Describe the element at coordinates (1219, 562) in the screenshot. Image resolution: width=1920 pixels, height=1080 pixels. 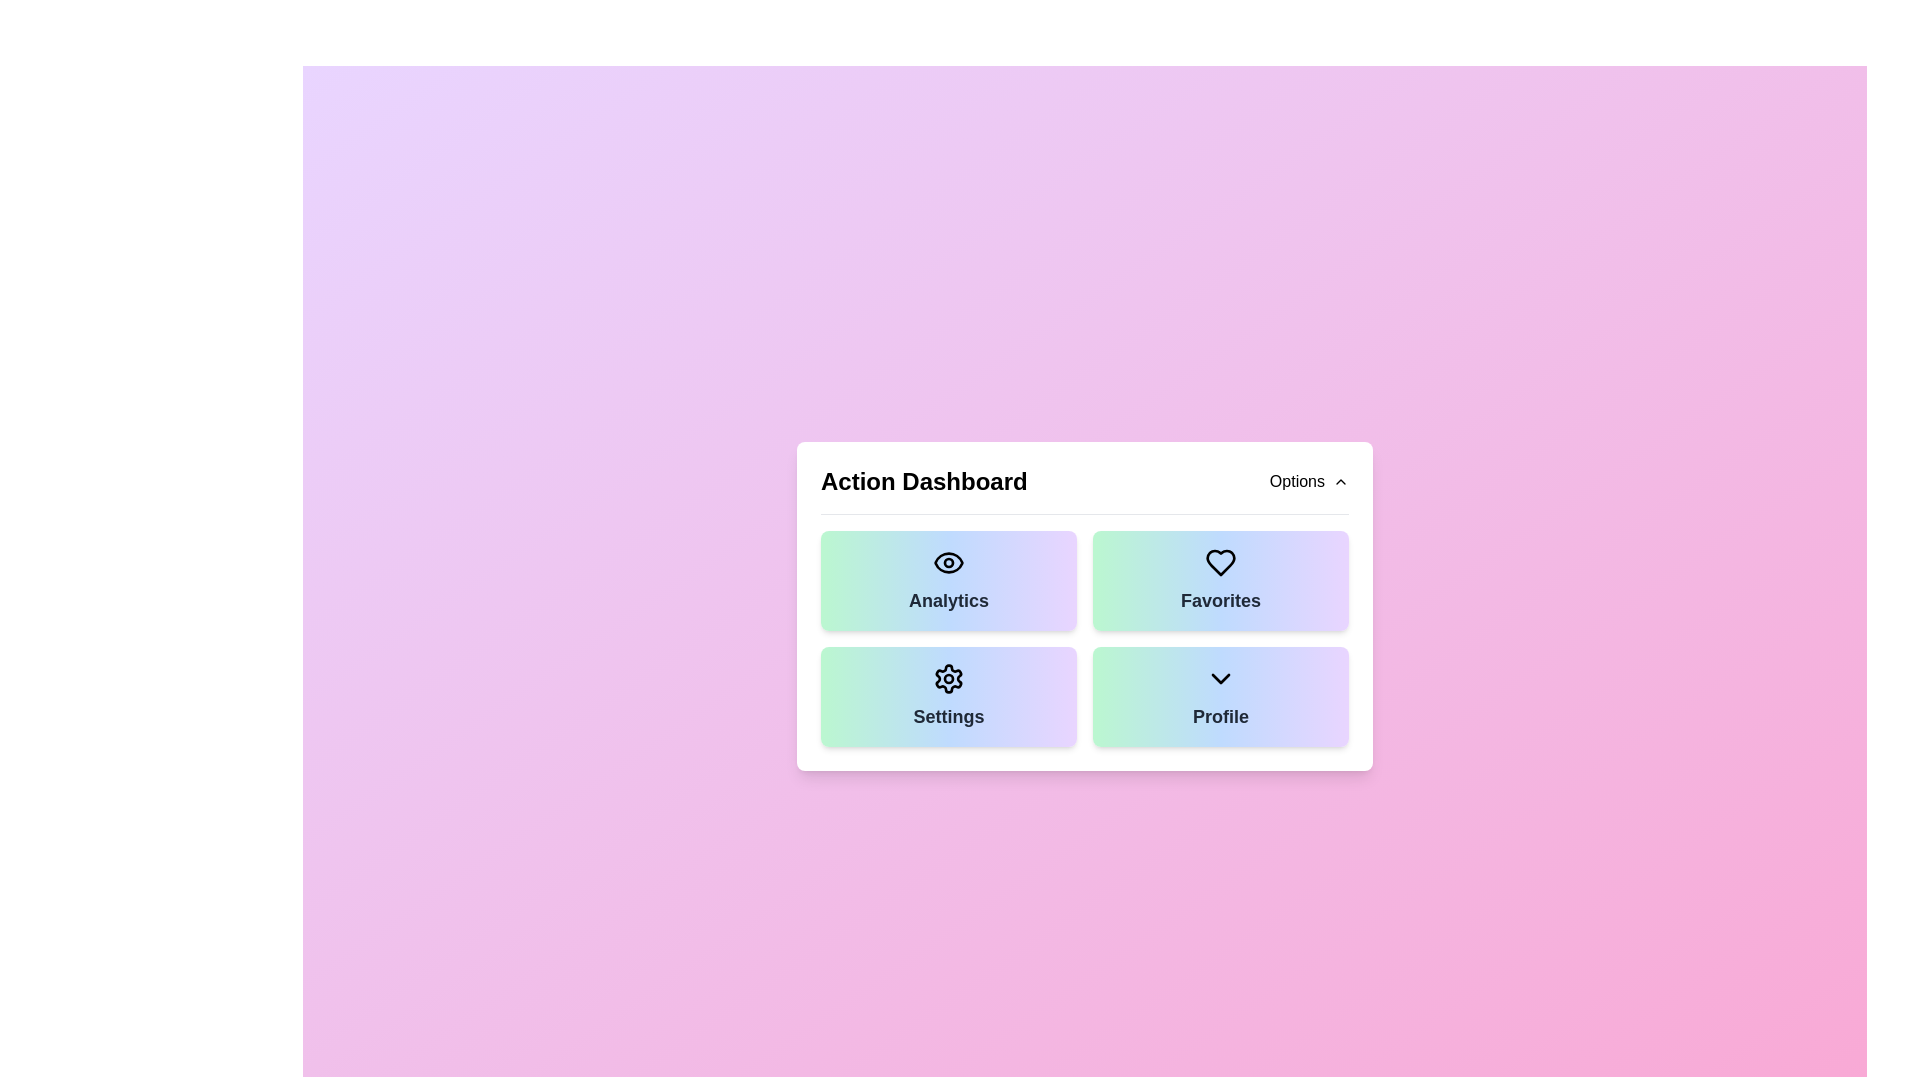
I see `the heart icon representing the 'Favorites' action, located in the upper-right quadrant of the 'Action Dashboard' card` at that location.